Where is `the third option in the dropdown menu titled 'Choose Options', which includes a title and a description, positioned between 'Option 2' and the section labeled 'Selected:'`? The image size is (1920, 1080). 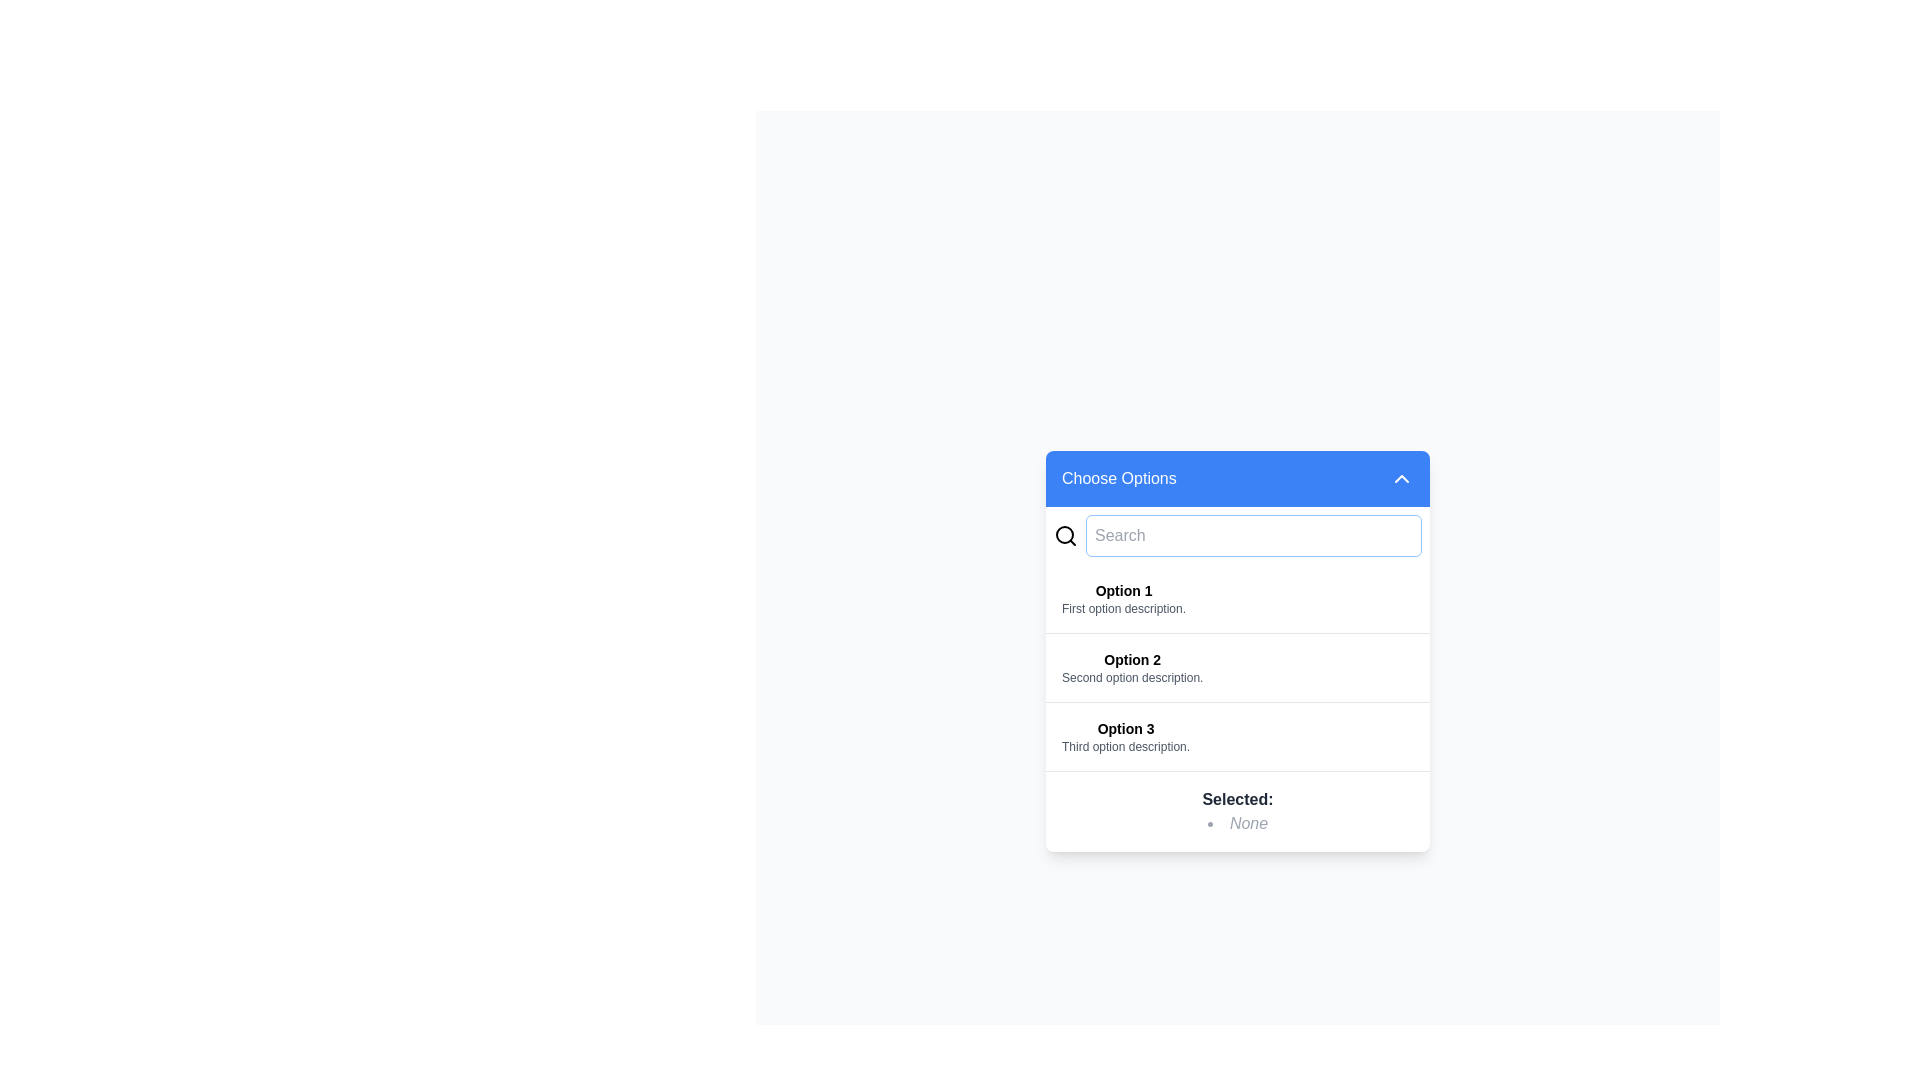 the third option in the dropdown menu titled 'Choose Options', which includes a title and a description, positioned between 'Option 2' and the section labeled 'Selected:' is located at coordinates (1126, 736).